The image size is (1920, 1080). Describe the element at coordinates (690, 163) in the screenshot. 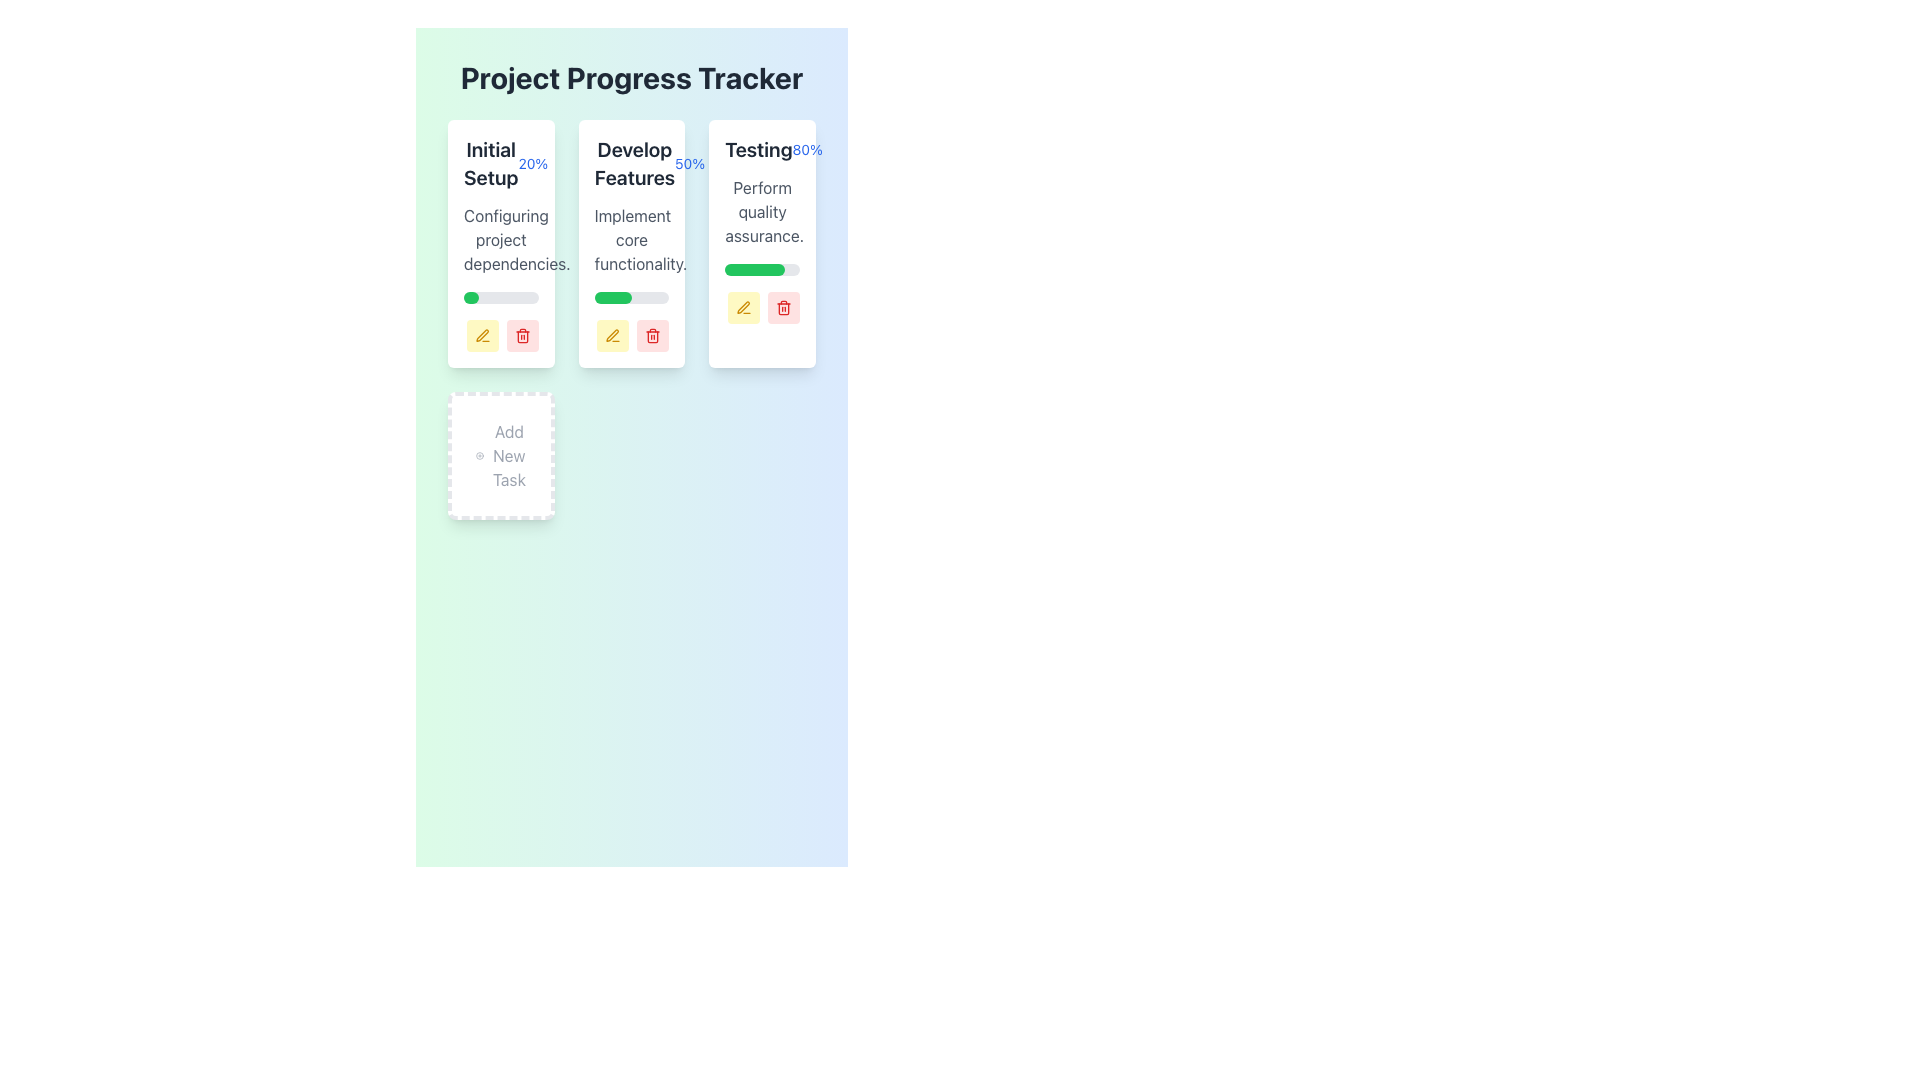

I see `the text label displaying '50%' in blue, which indicates the progress of the 'Develop Features' section, located to the right side of the section title` at that location.